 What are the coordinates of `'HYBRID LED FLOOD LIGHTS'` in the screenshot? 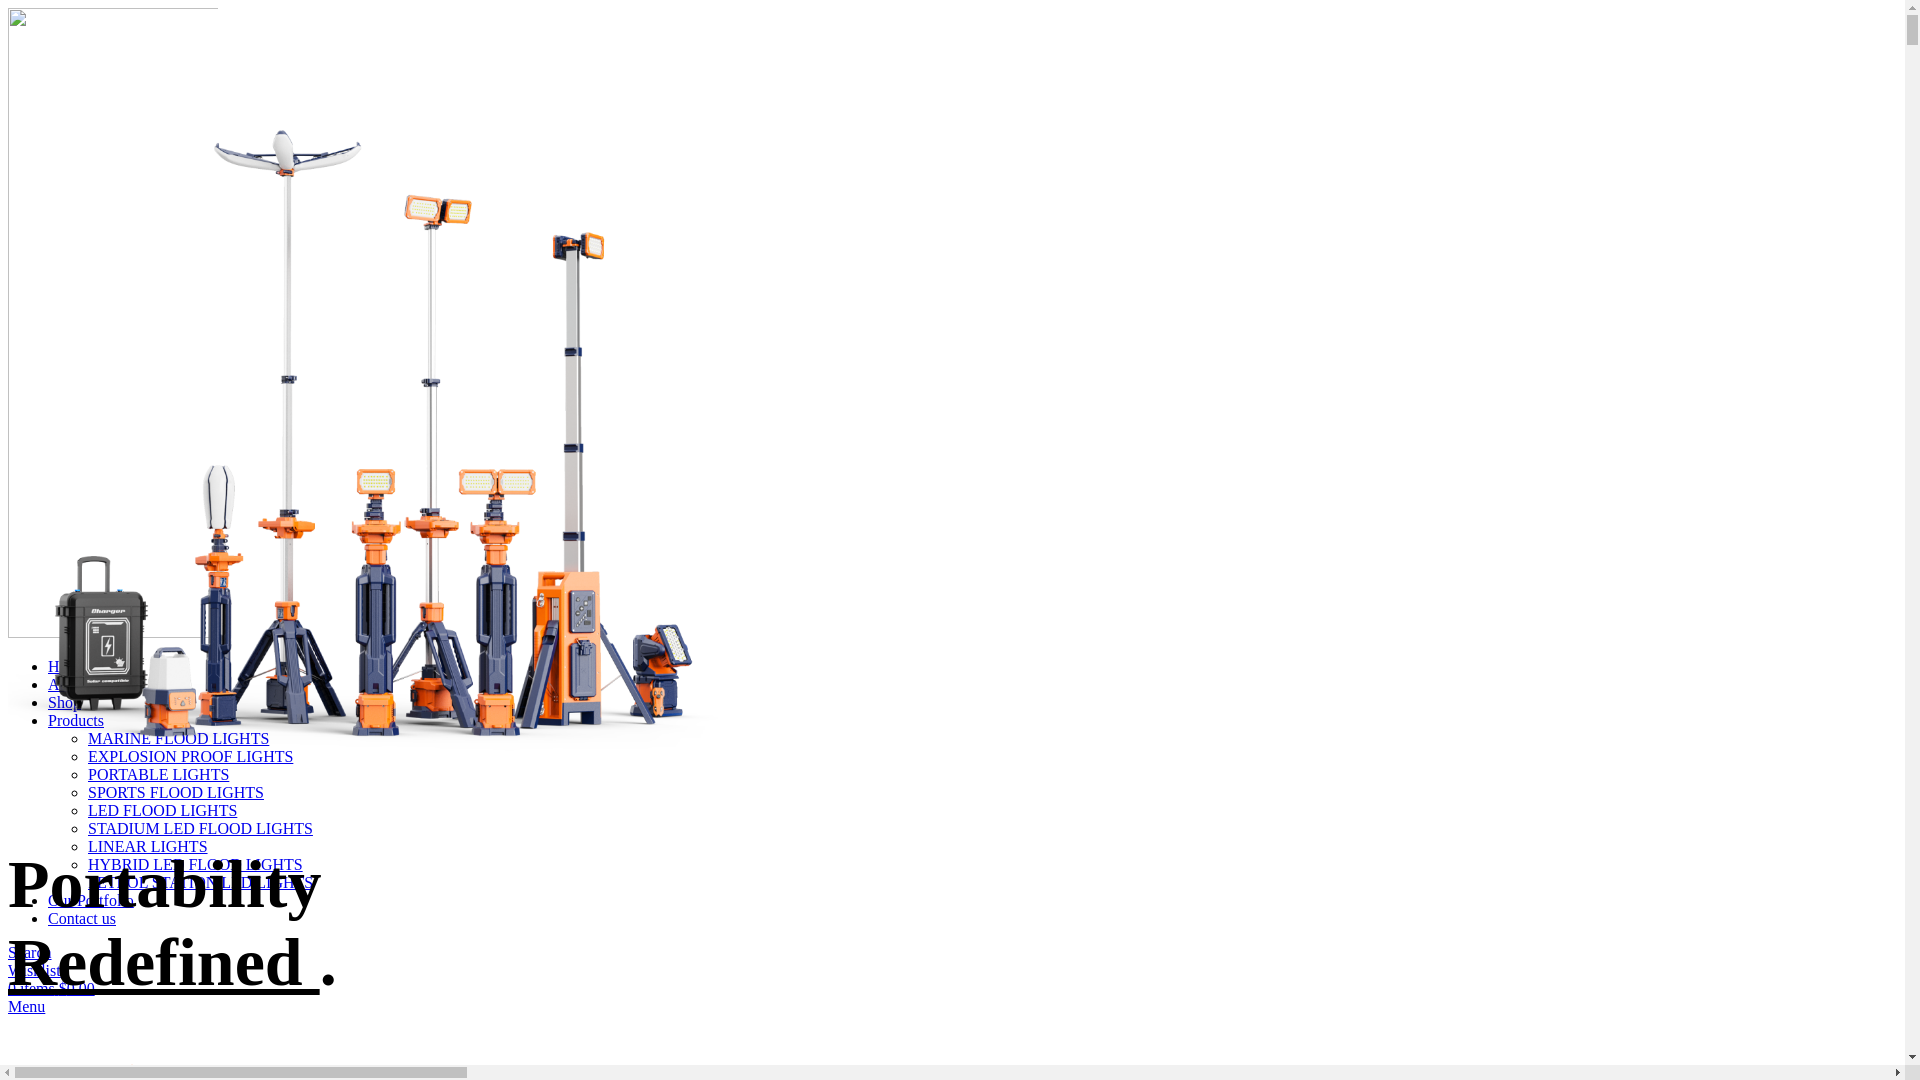 It's located at (195, 863).